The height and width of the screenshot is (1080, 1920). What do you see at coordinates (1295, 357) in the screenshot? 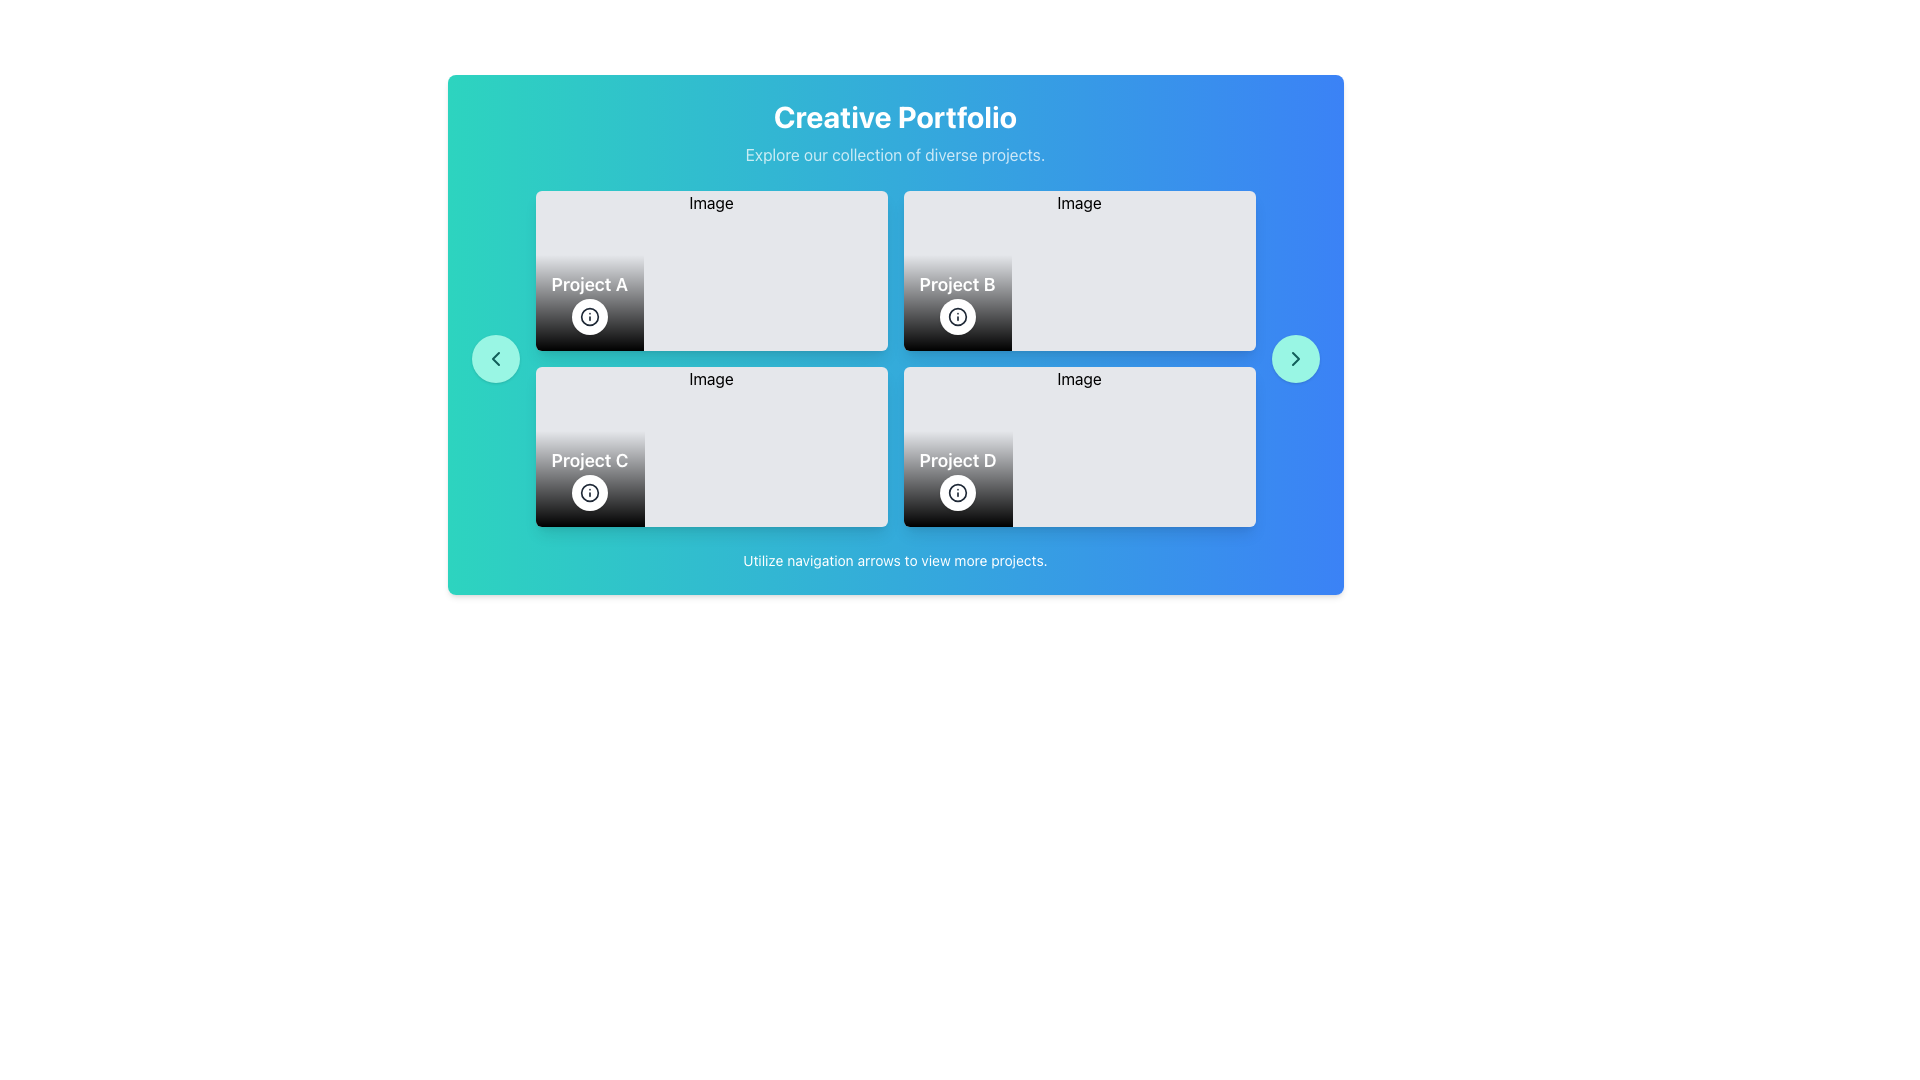
I see `the right-pointing chevron icon embedded in the navigation button` at bounding box center [1295, 357].